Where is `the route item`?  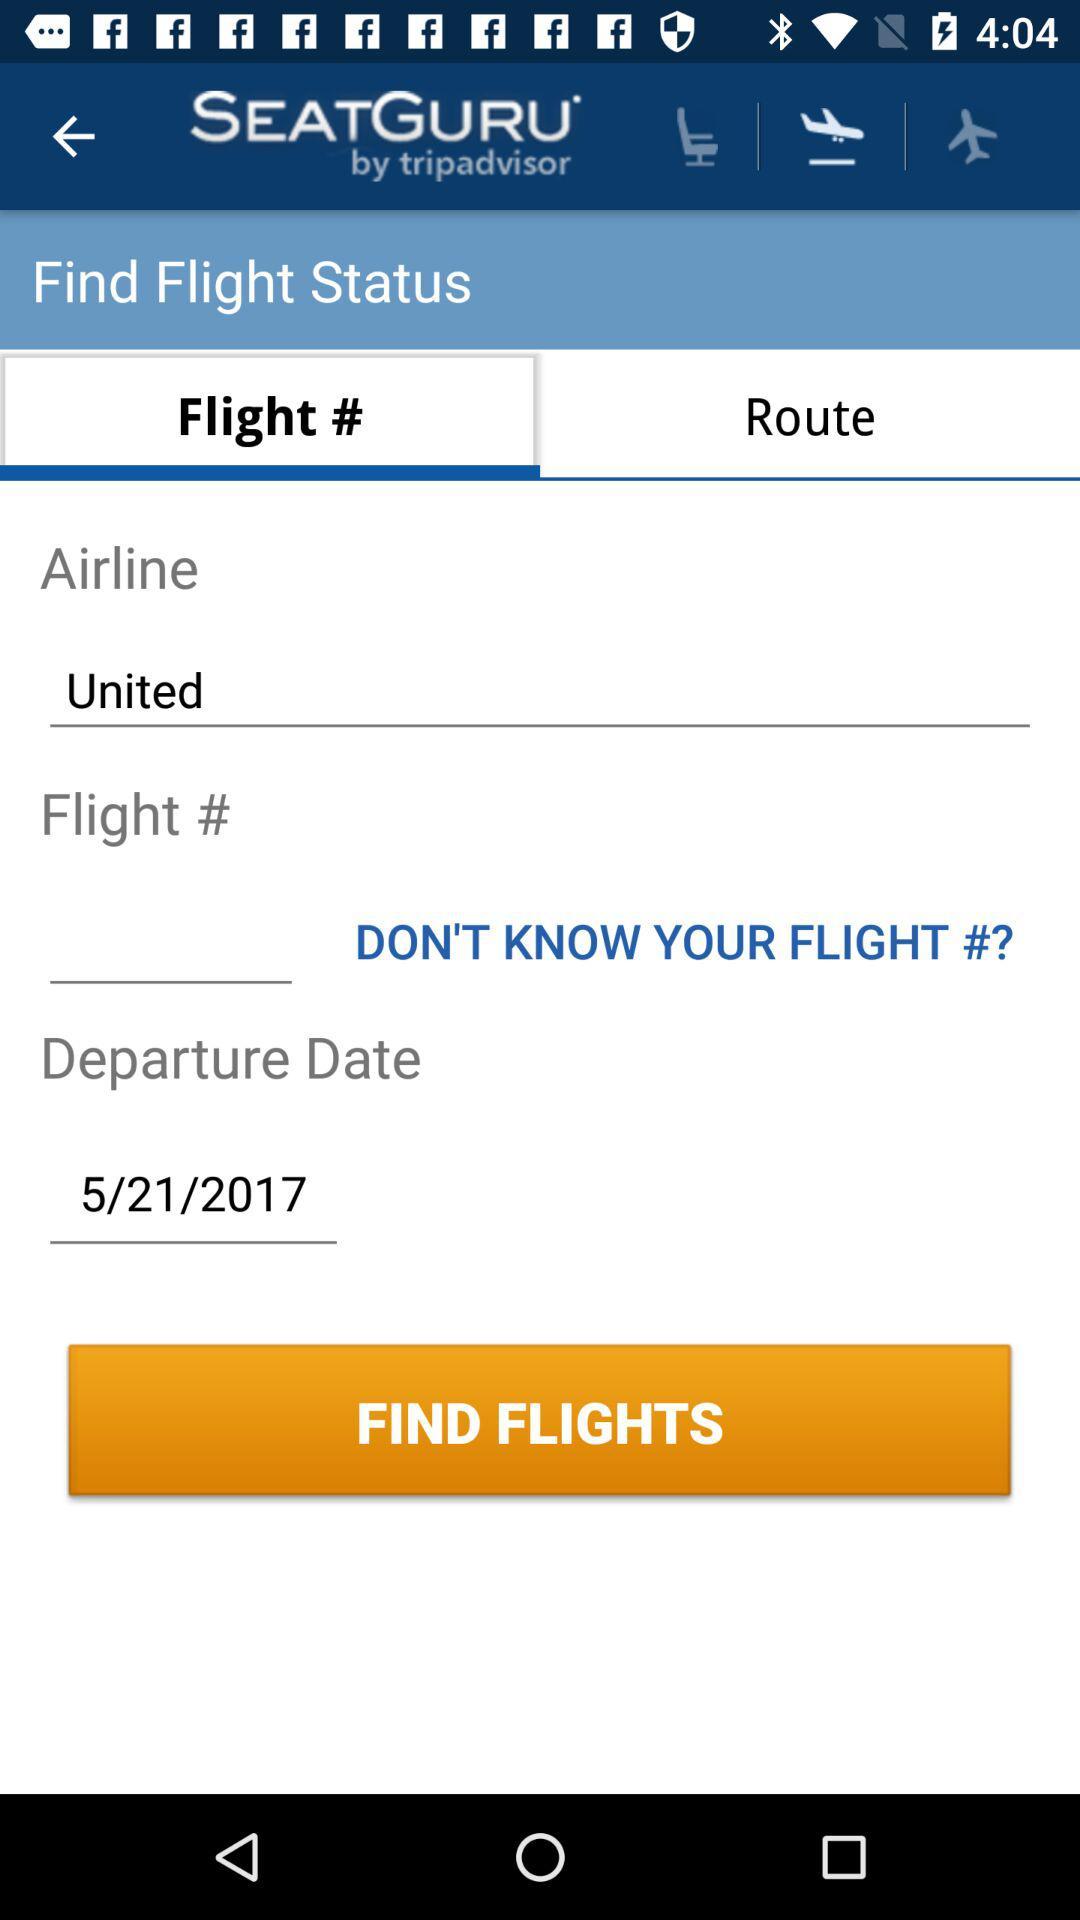
the route item is located at coordinates (810, 414).